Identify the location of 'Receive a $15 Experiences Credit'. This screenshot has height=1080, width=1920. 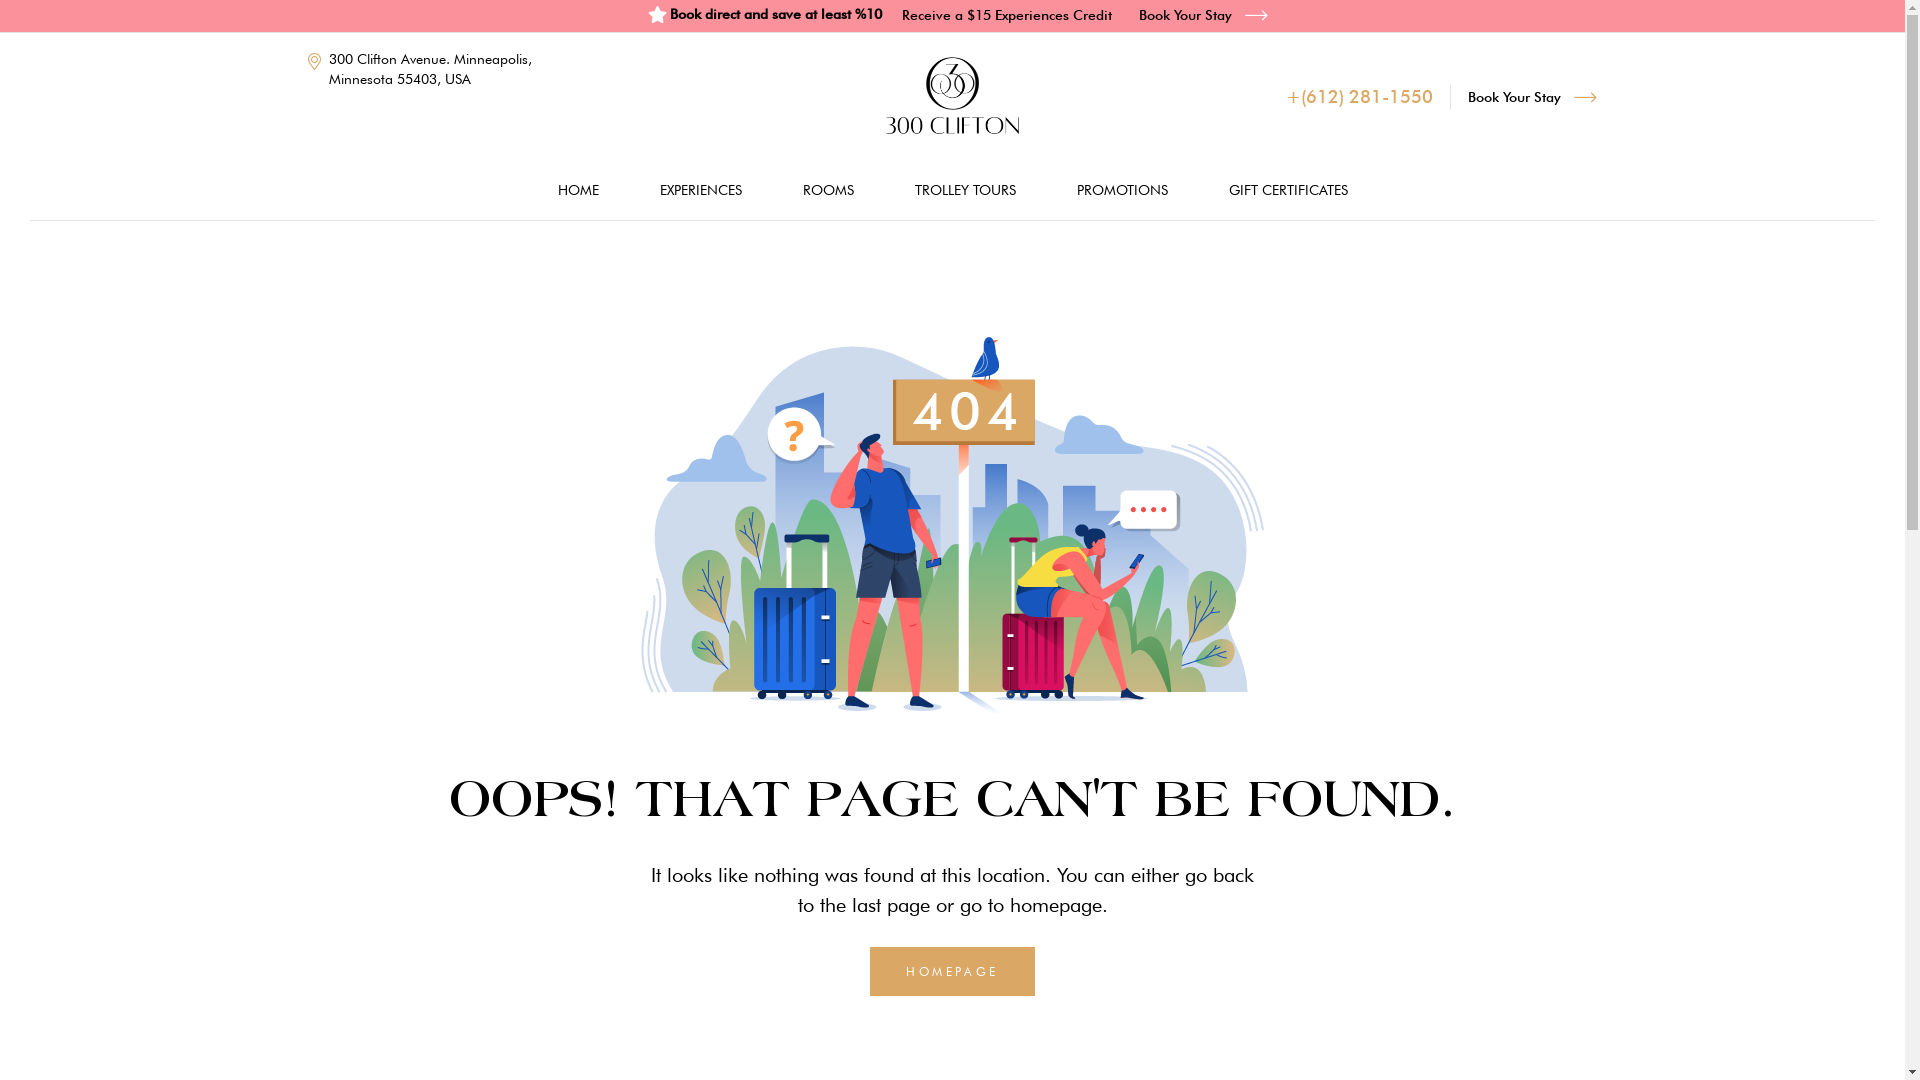
(1007, 14).